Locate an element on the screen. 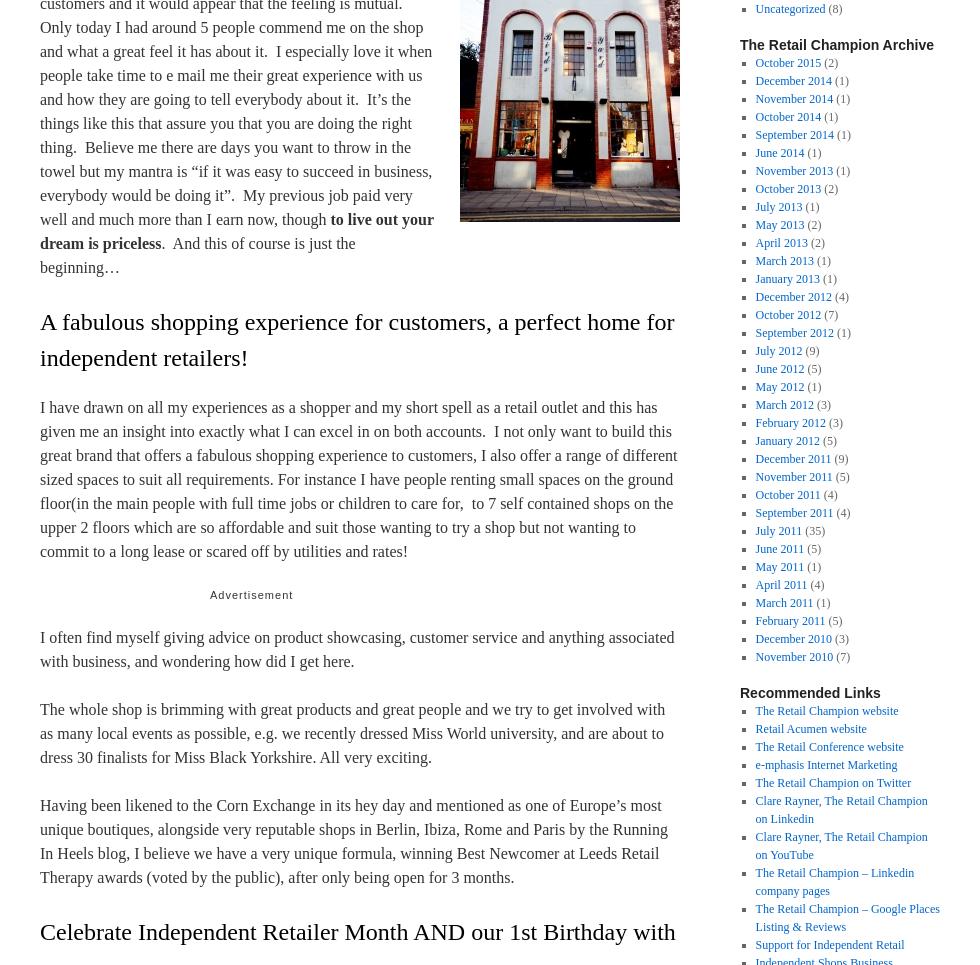 The image size is (980, 965). 'January 2013' is located at coordinates (754, 278).